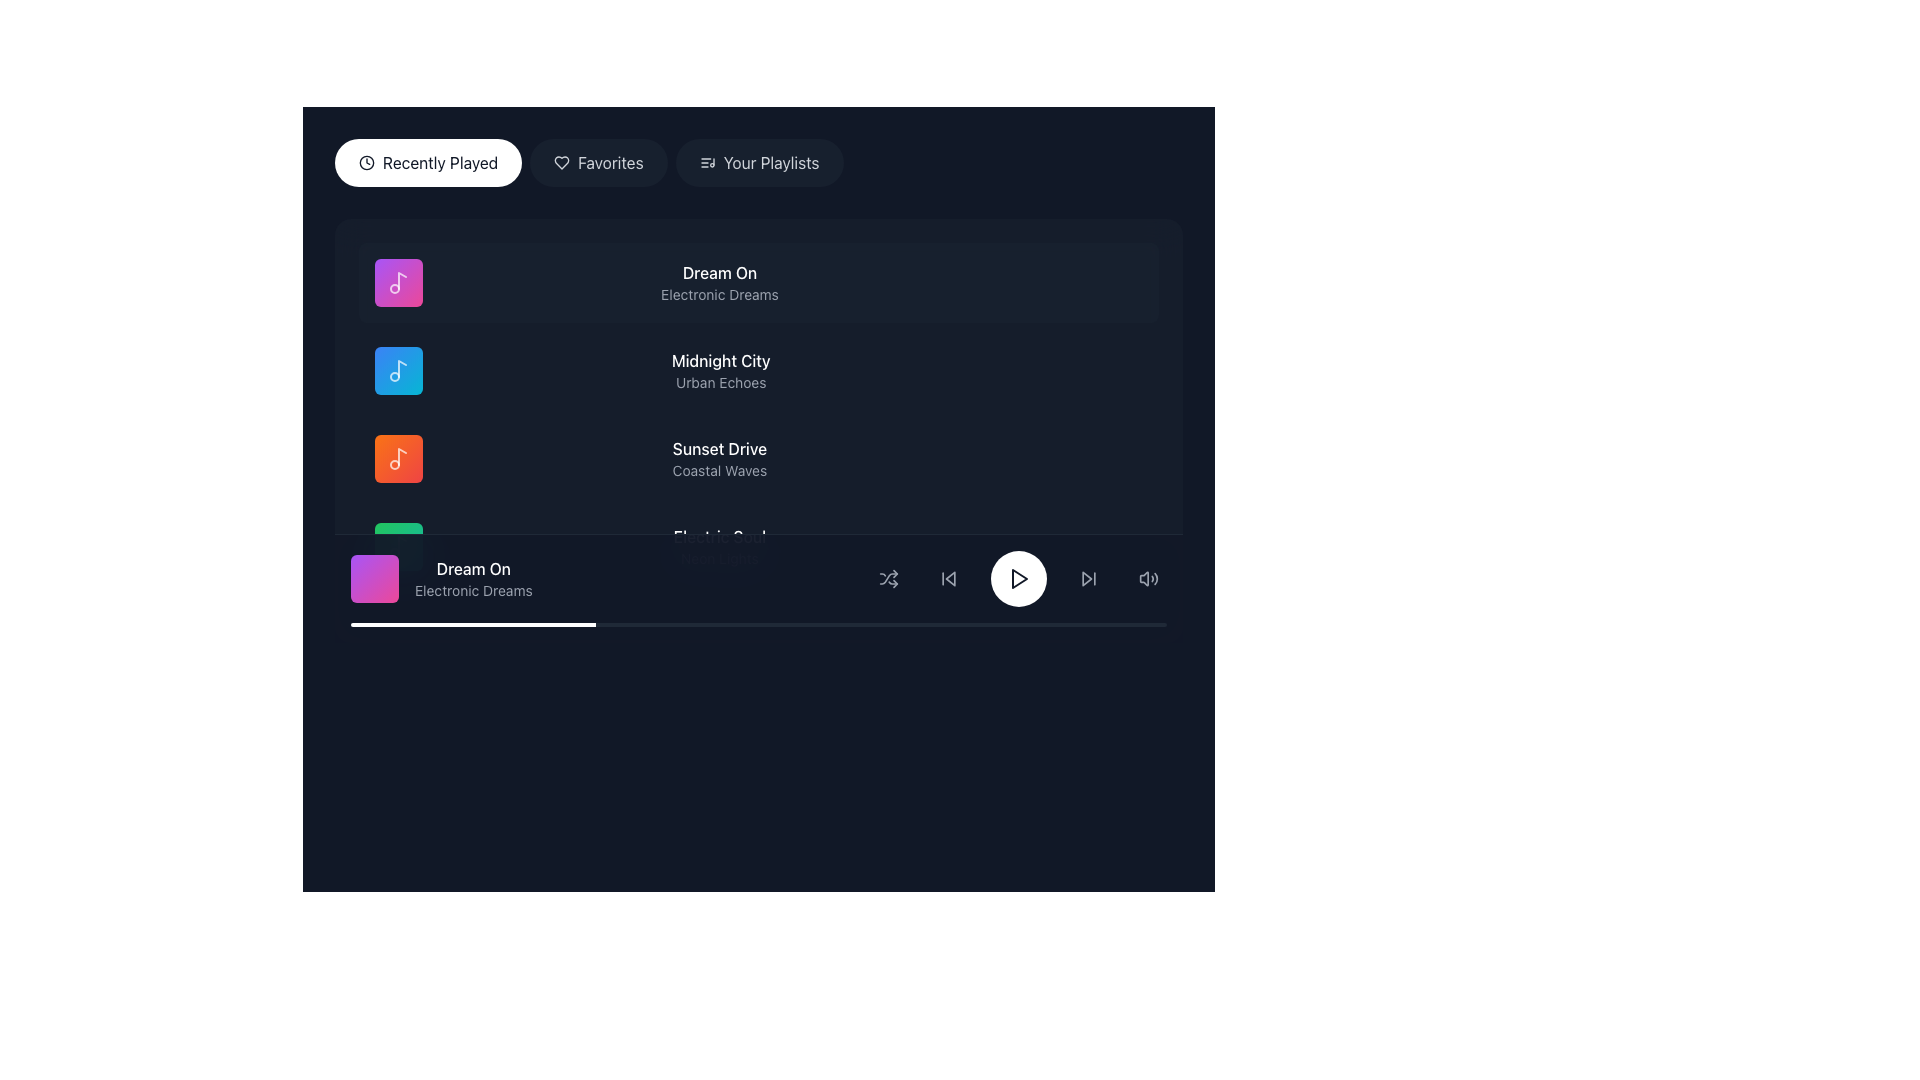 This screenshot has height=1080, width=1920. I want to click on the play button located centrally within the player controls bar, so click(1018, 578).